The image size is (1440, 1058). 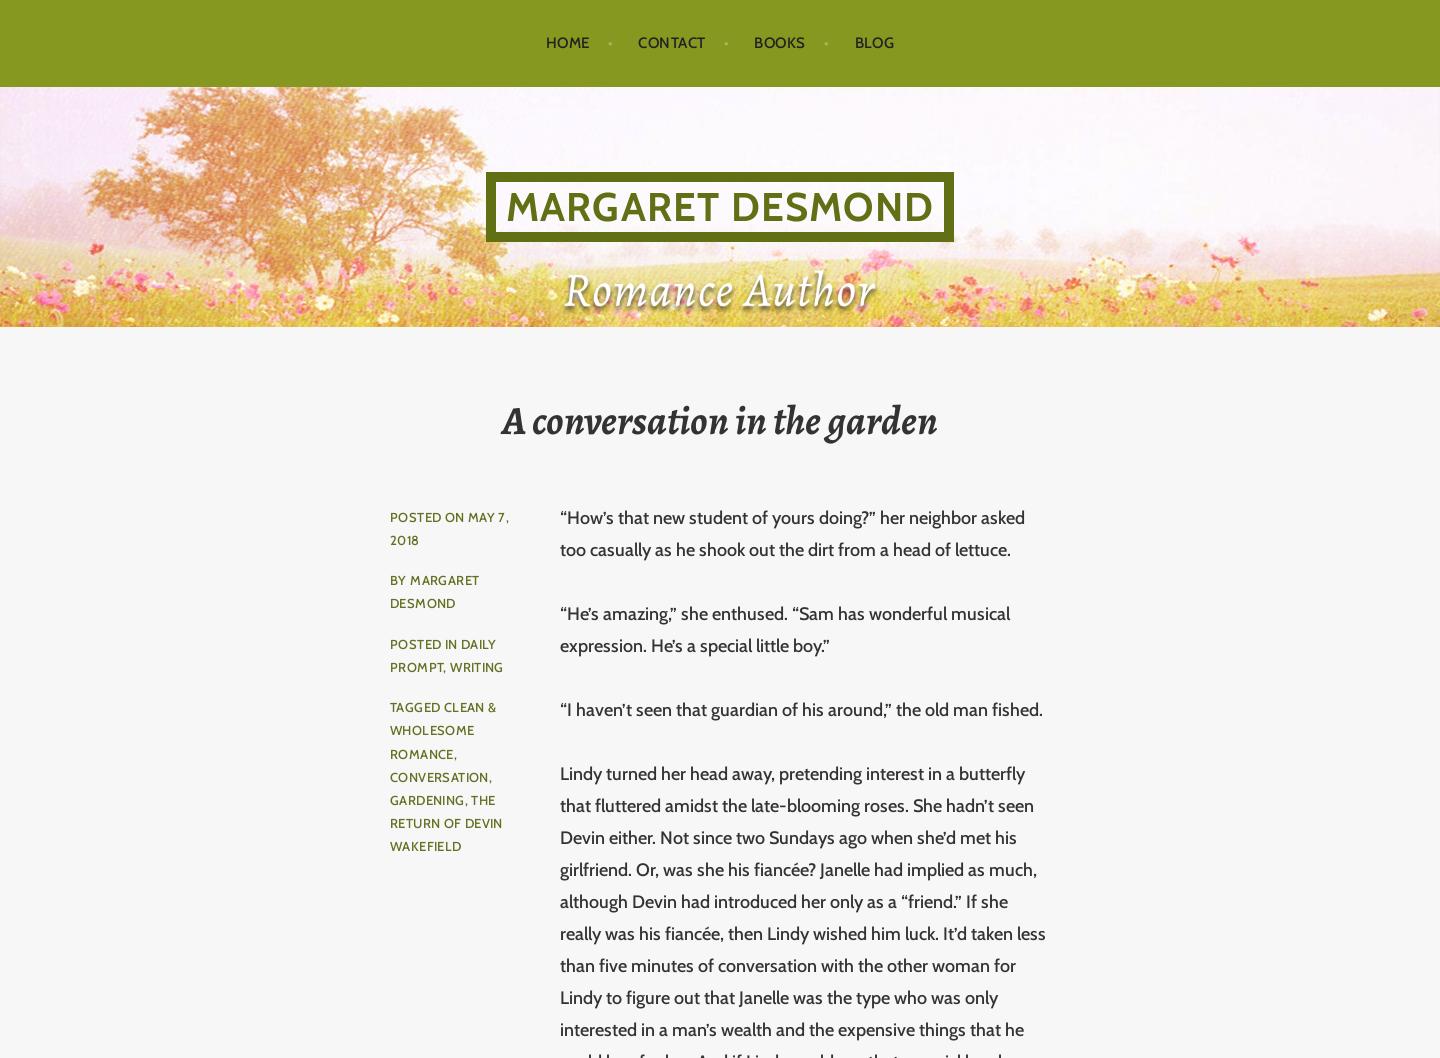 I want to click on 'by', so click(x=399, y=579).